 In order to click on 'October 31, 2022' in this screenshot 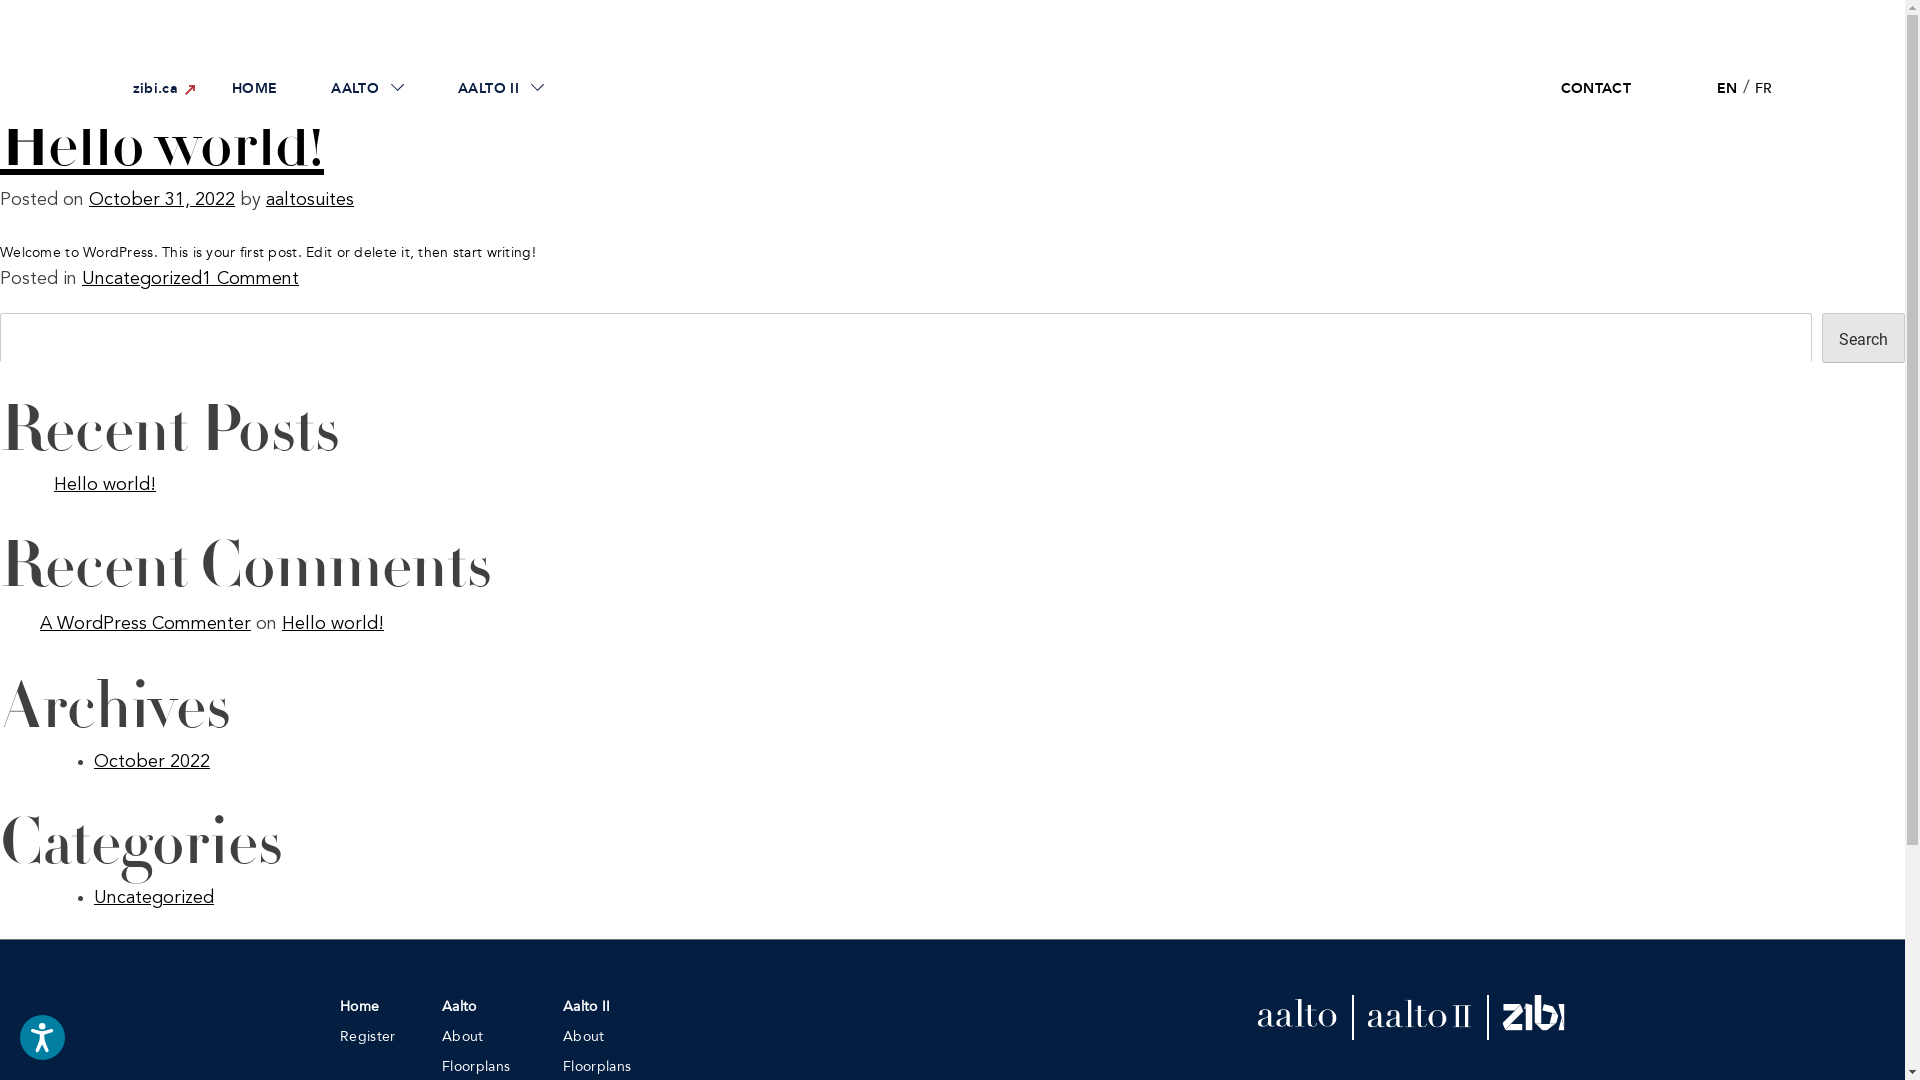, I will do `click(88, 200)`.